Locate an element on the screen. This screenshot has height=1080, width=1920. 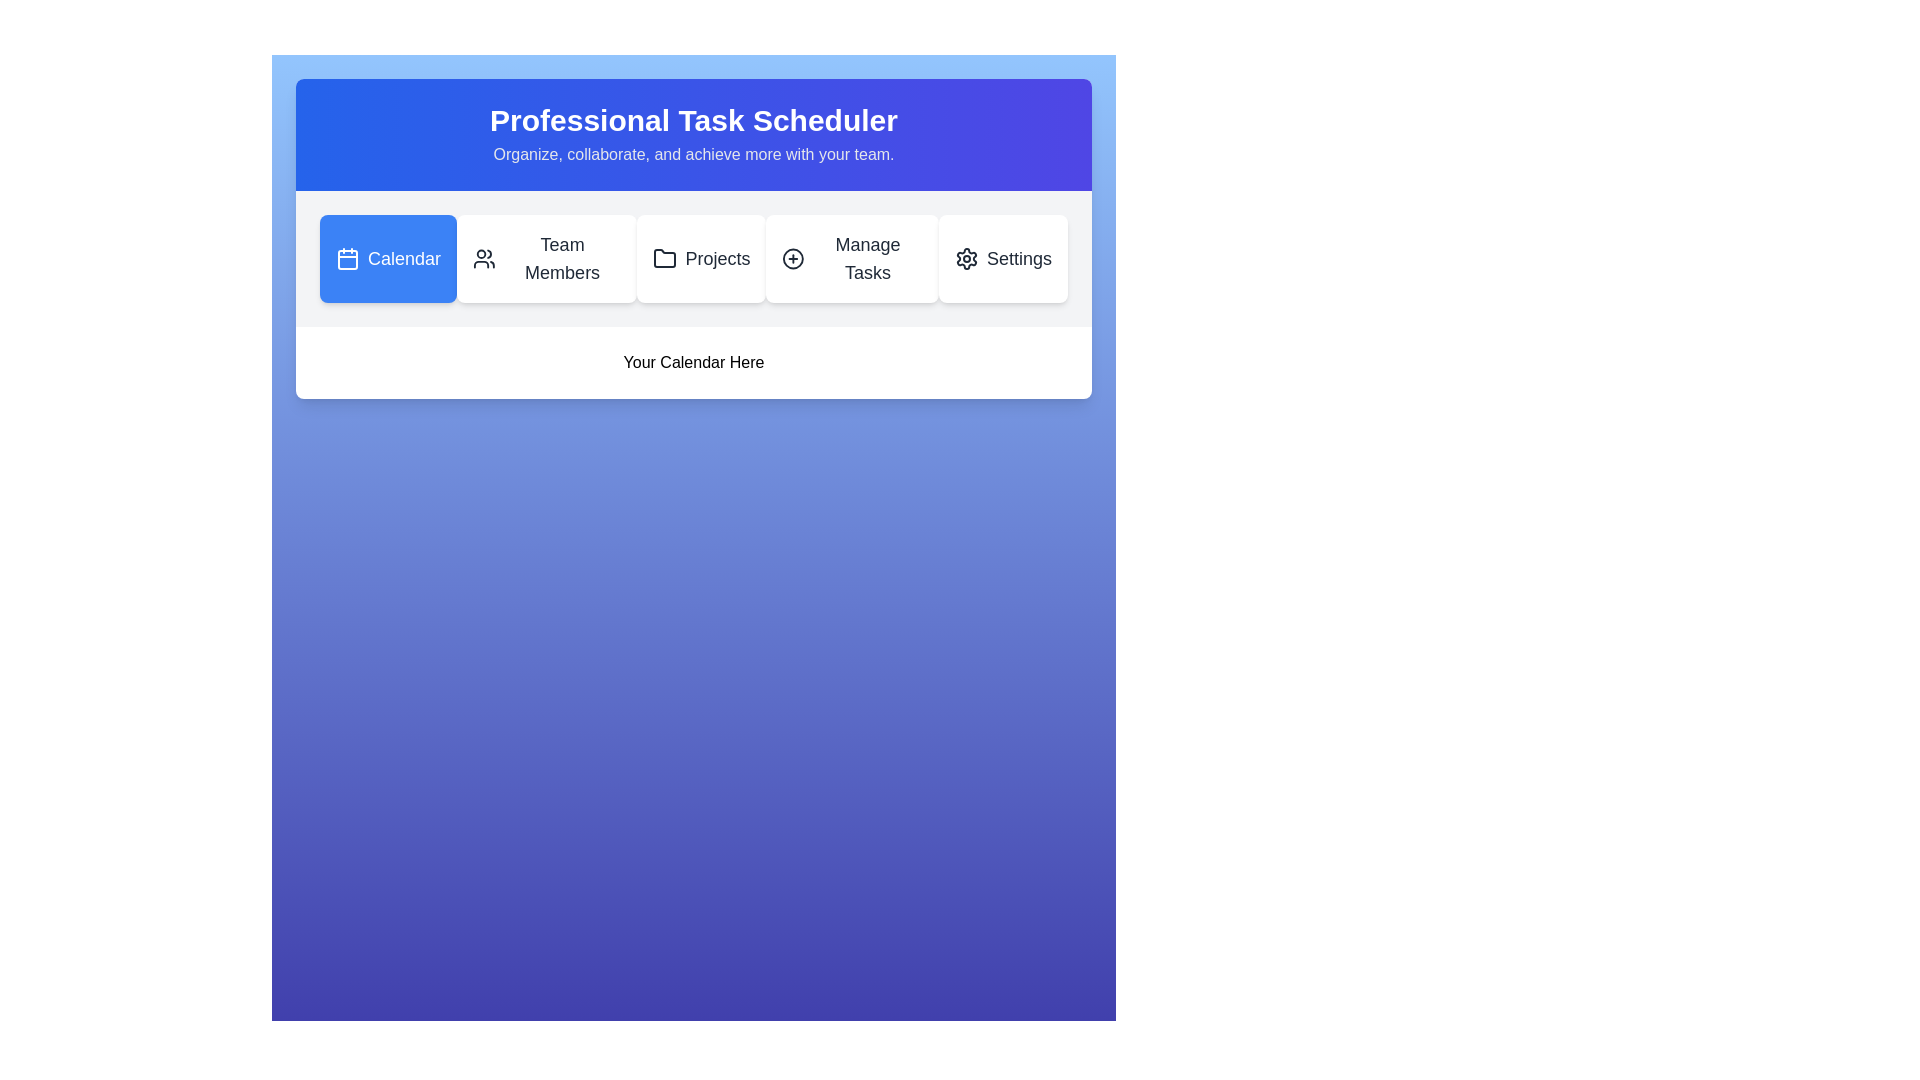
the fourth button in the horizontal menu bar is located at coordinates (852, 257).